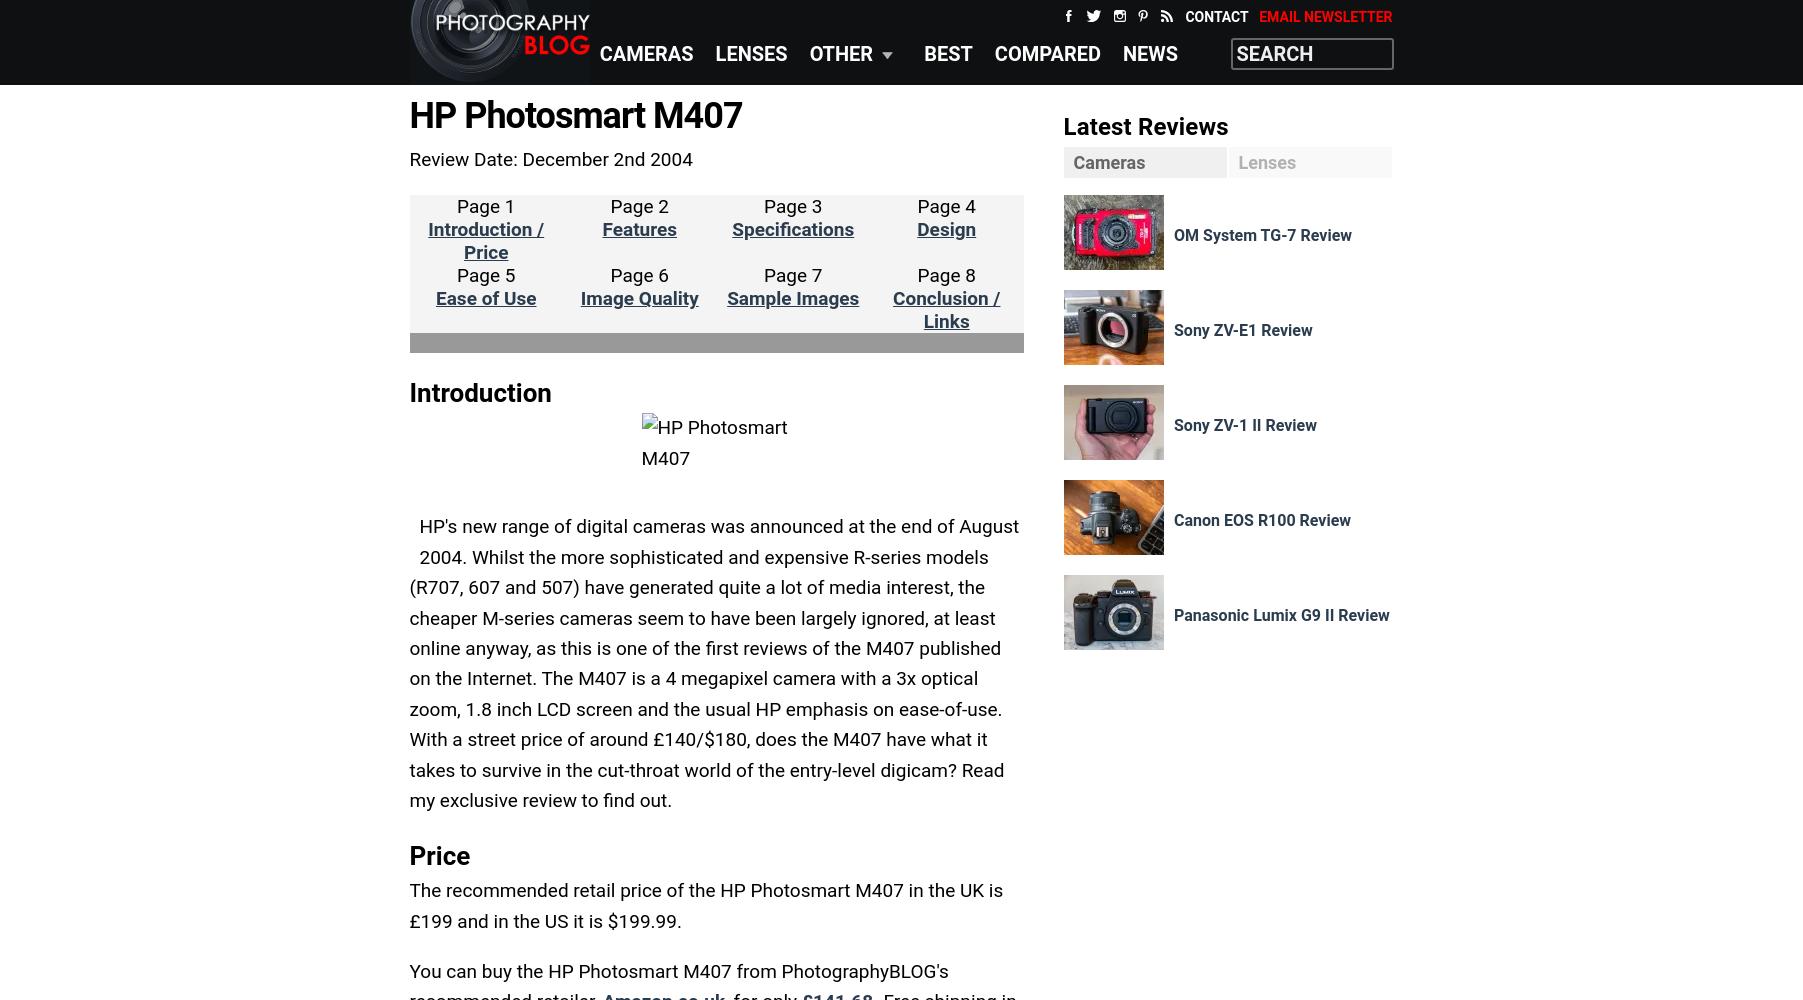  Describe the element at coordinates (992, 54) in the screenshot. I see `'Compared'` at that location.